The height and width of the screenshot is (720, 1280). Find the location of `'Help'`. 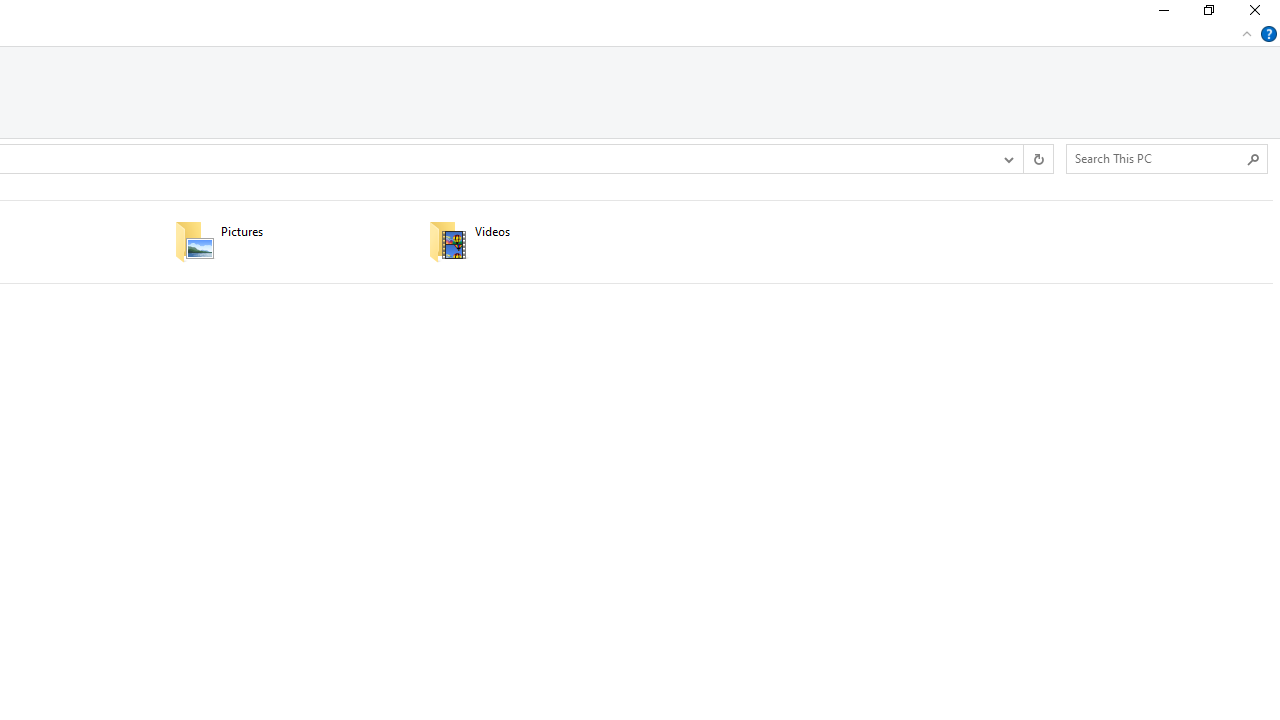

'Help' is located at coordinates (1268, 33).